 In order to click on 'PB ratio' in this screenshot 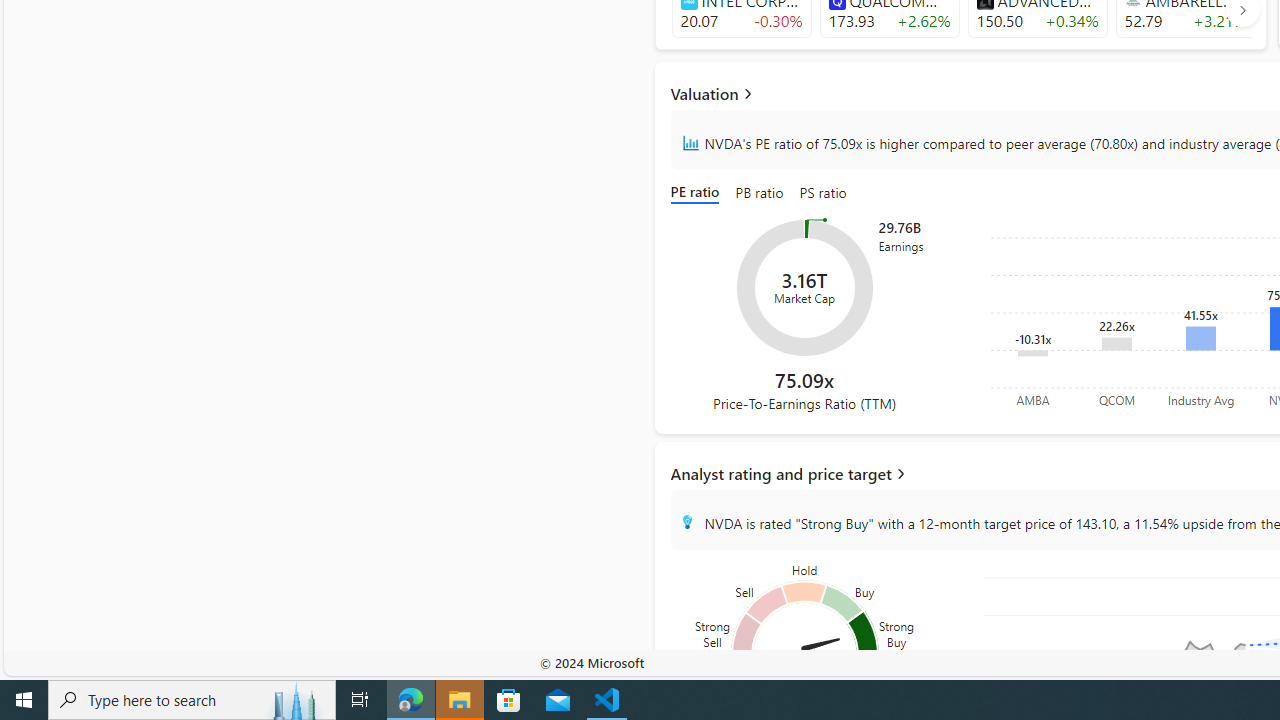, I will do `click(758, 194)`.